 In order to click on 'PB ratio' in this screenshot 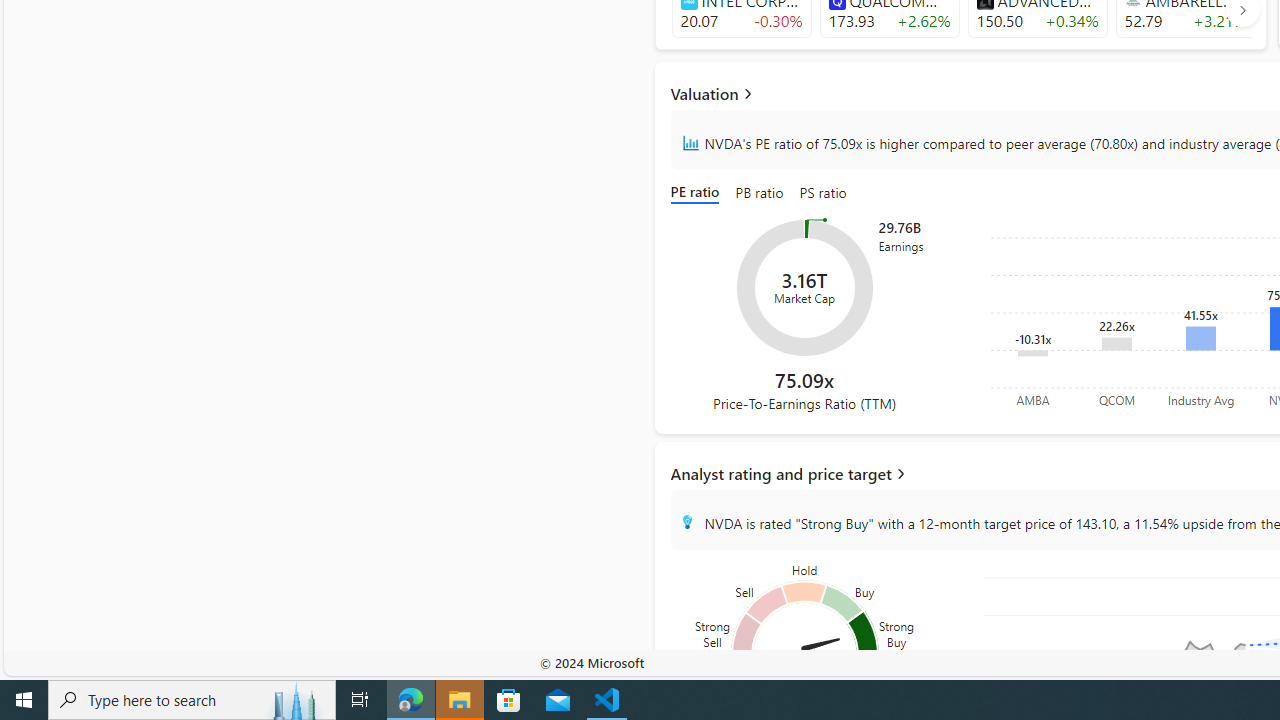, I will do `click(758, 194)`.